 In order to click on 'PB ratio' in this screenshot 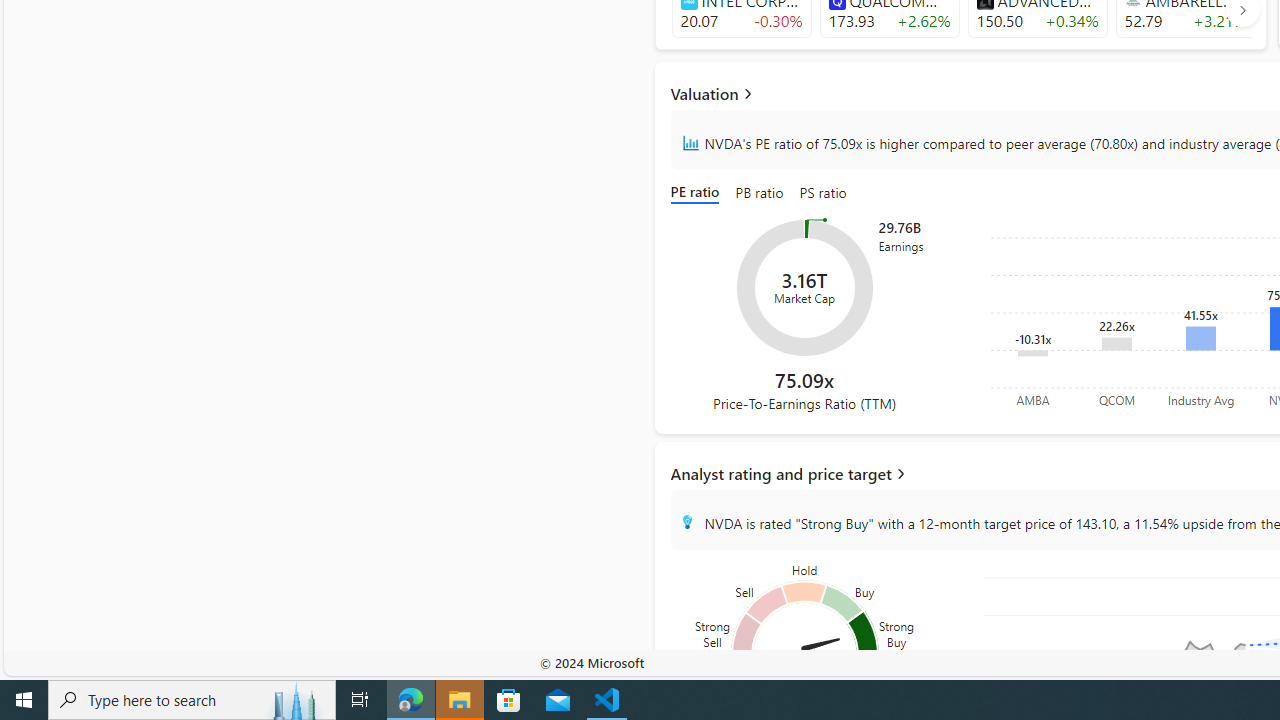, I will do `click(758, 194)`.